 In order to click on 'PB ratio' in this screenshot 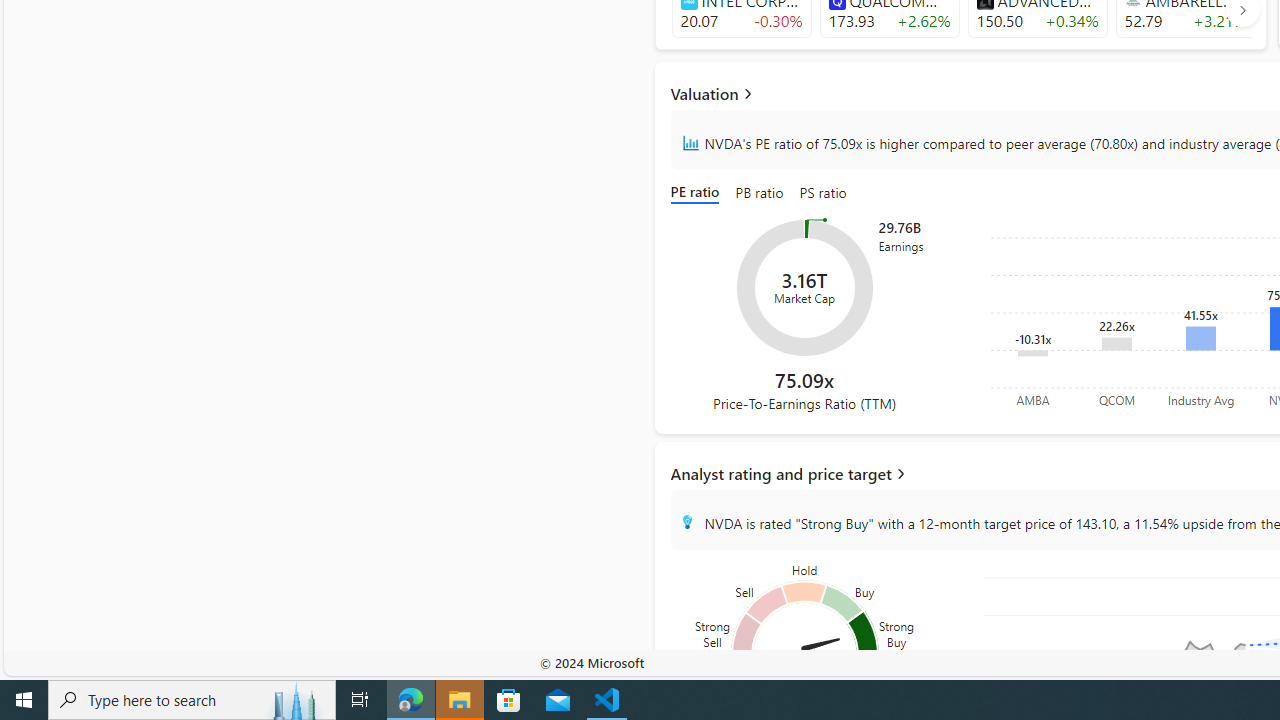, I will do `click(758, 194)`.